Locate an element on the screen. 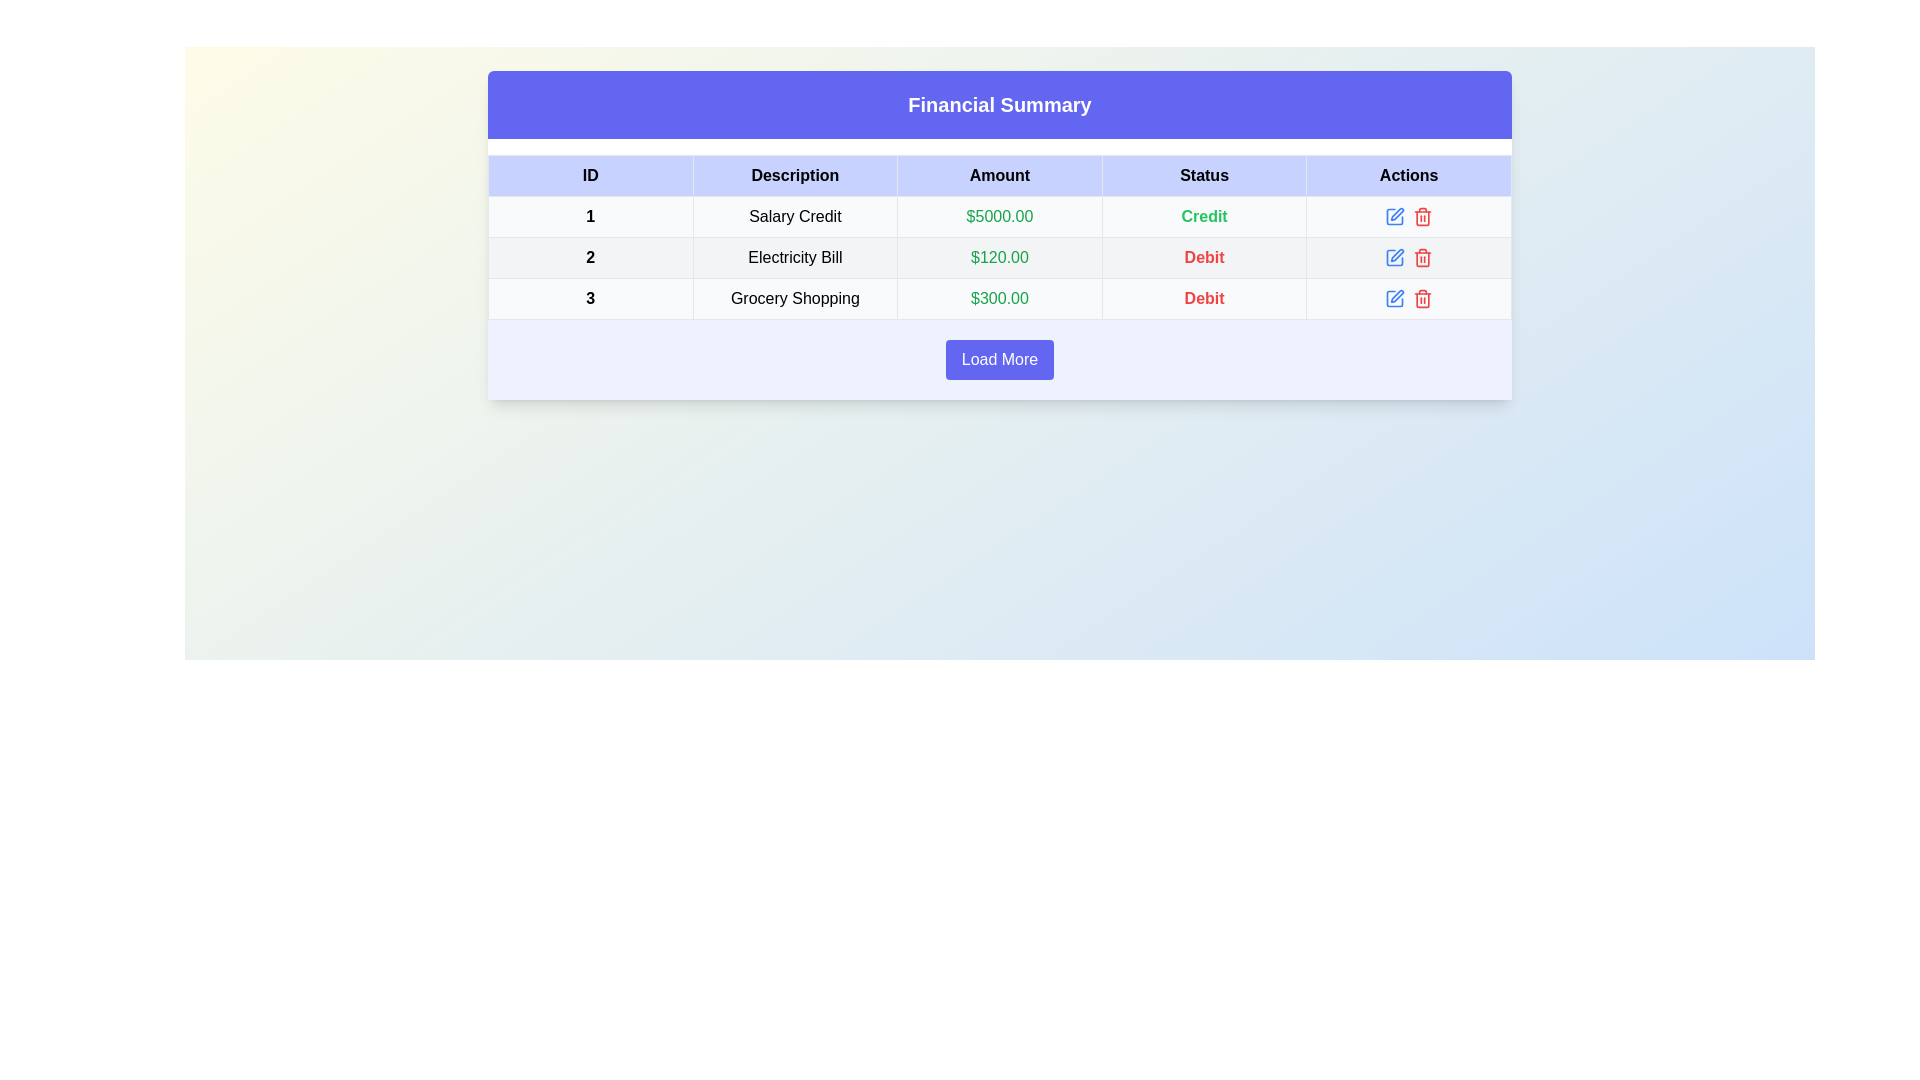  the static text label indicating the transaction status 'Credit' in the third column of the first row of the financial summary dashboard is located at coordinates (1203, 216).